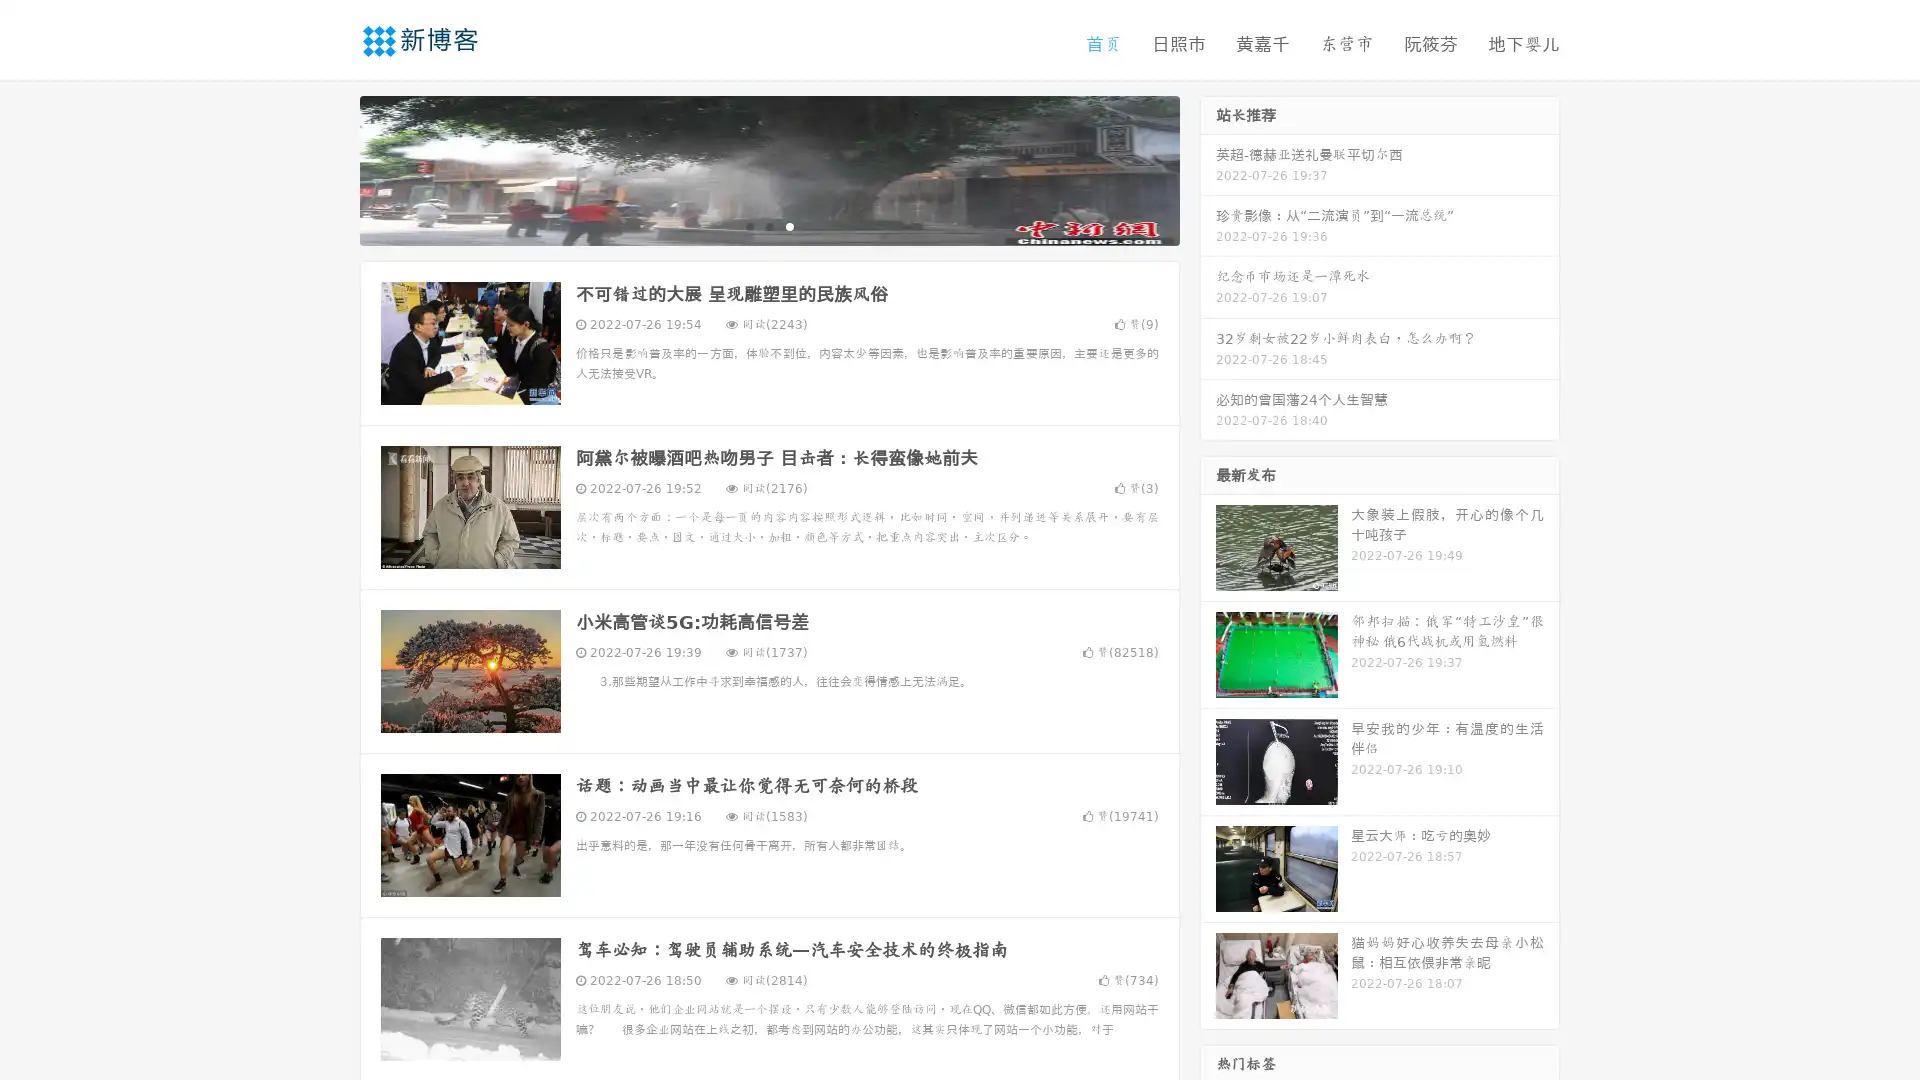 Image resolution: width=1920 pixels, height=1080 pixels. What do you see at coordinates (748, 225) in the screenshot?
I see `Go to slide 1` at bounding box center [748, 225].